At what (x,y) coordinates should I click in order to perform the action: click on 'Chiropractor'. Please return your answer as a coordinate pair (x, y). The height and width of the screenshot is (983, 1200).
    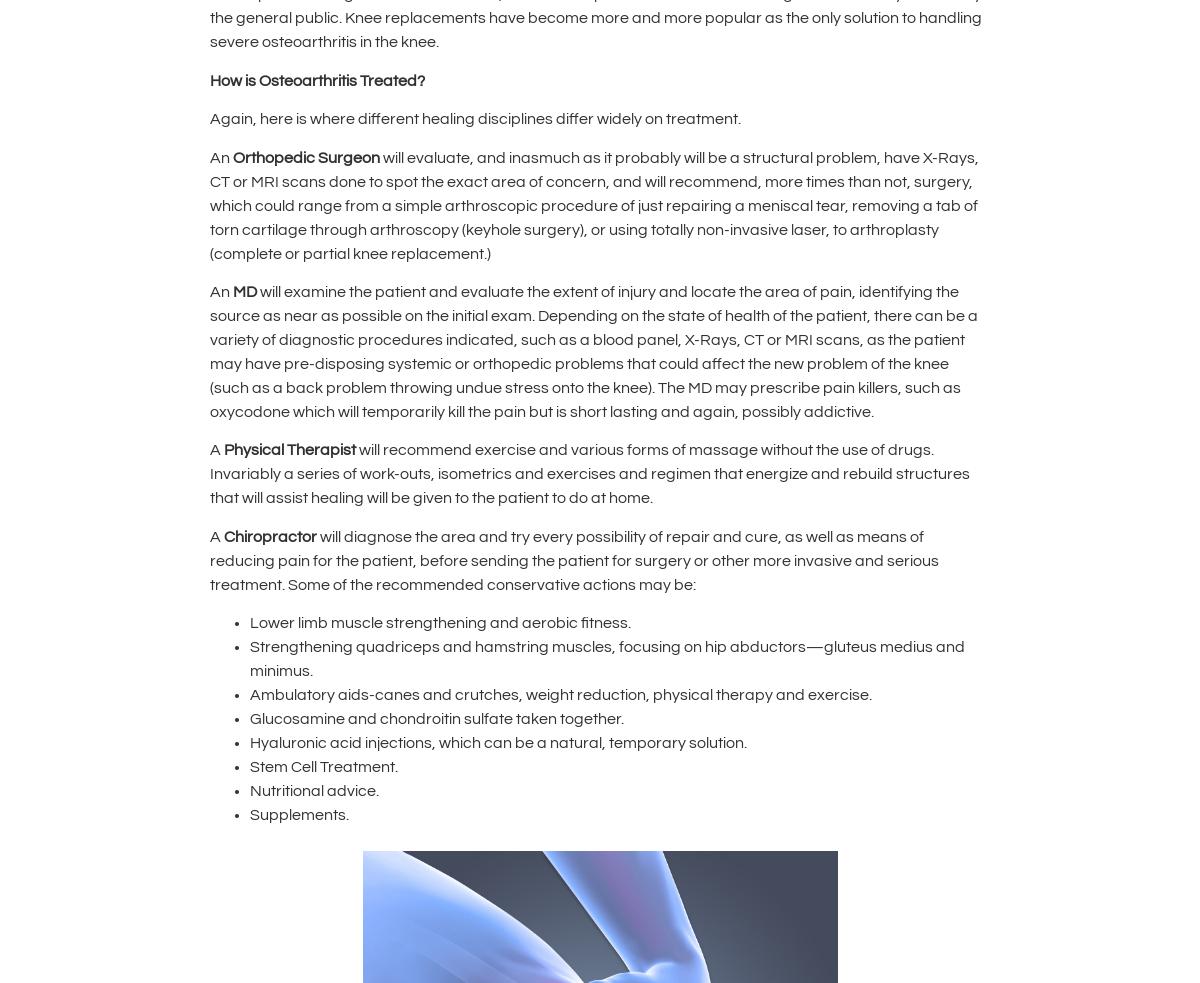
    Looking at the image, I should click on (271, 536).